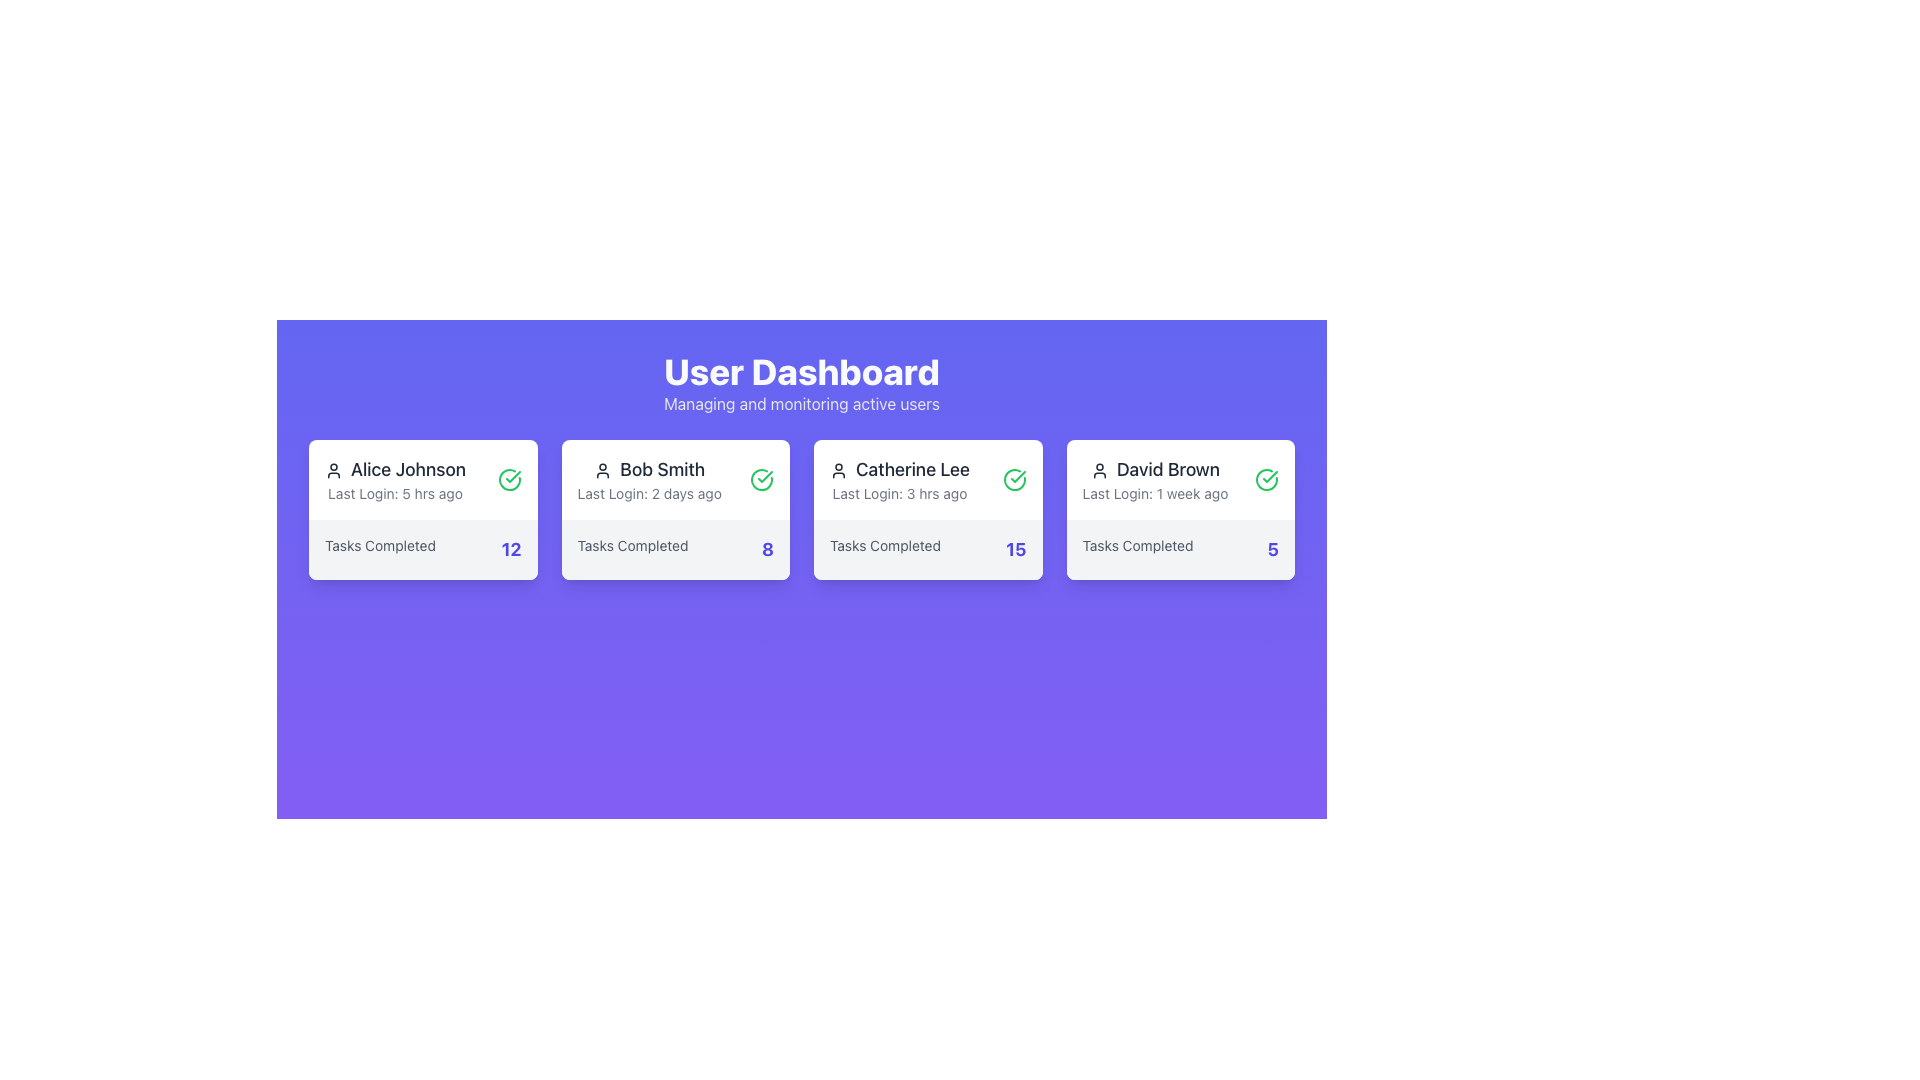 This screenshot has height=1080, width=1920. Describe the element at coordinates (1014, 479) in the screenshot. I see `the icon of a circle enclosing a checkmark with a green outline, located in the top-right segment of the card labeled 'Catherine Lee', to the right of 'Last Login: 3 hrs ago'` at that location.